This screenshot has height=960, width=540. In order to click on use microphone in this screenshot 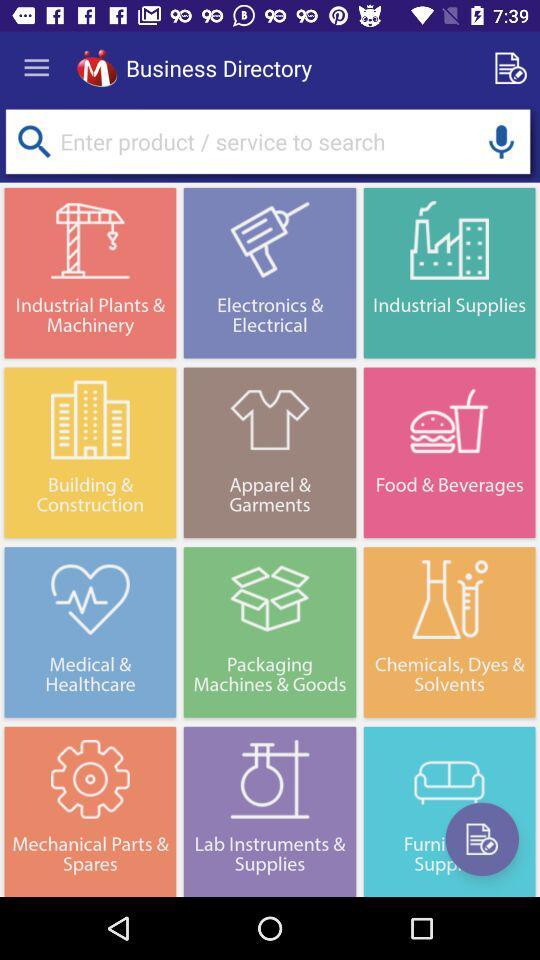, I will do `click(500, 140)`.